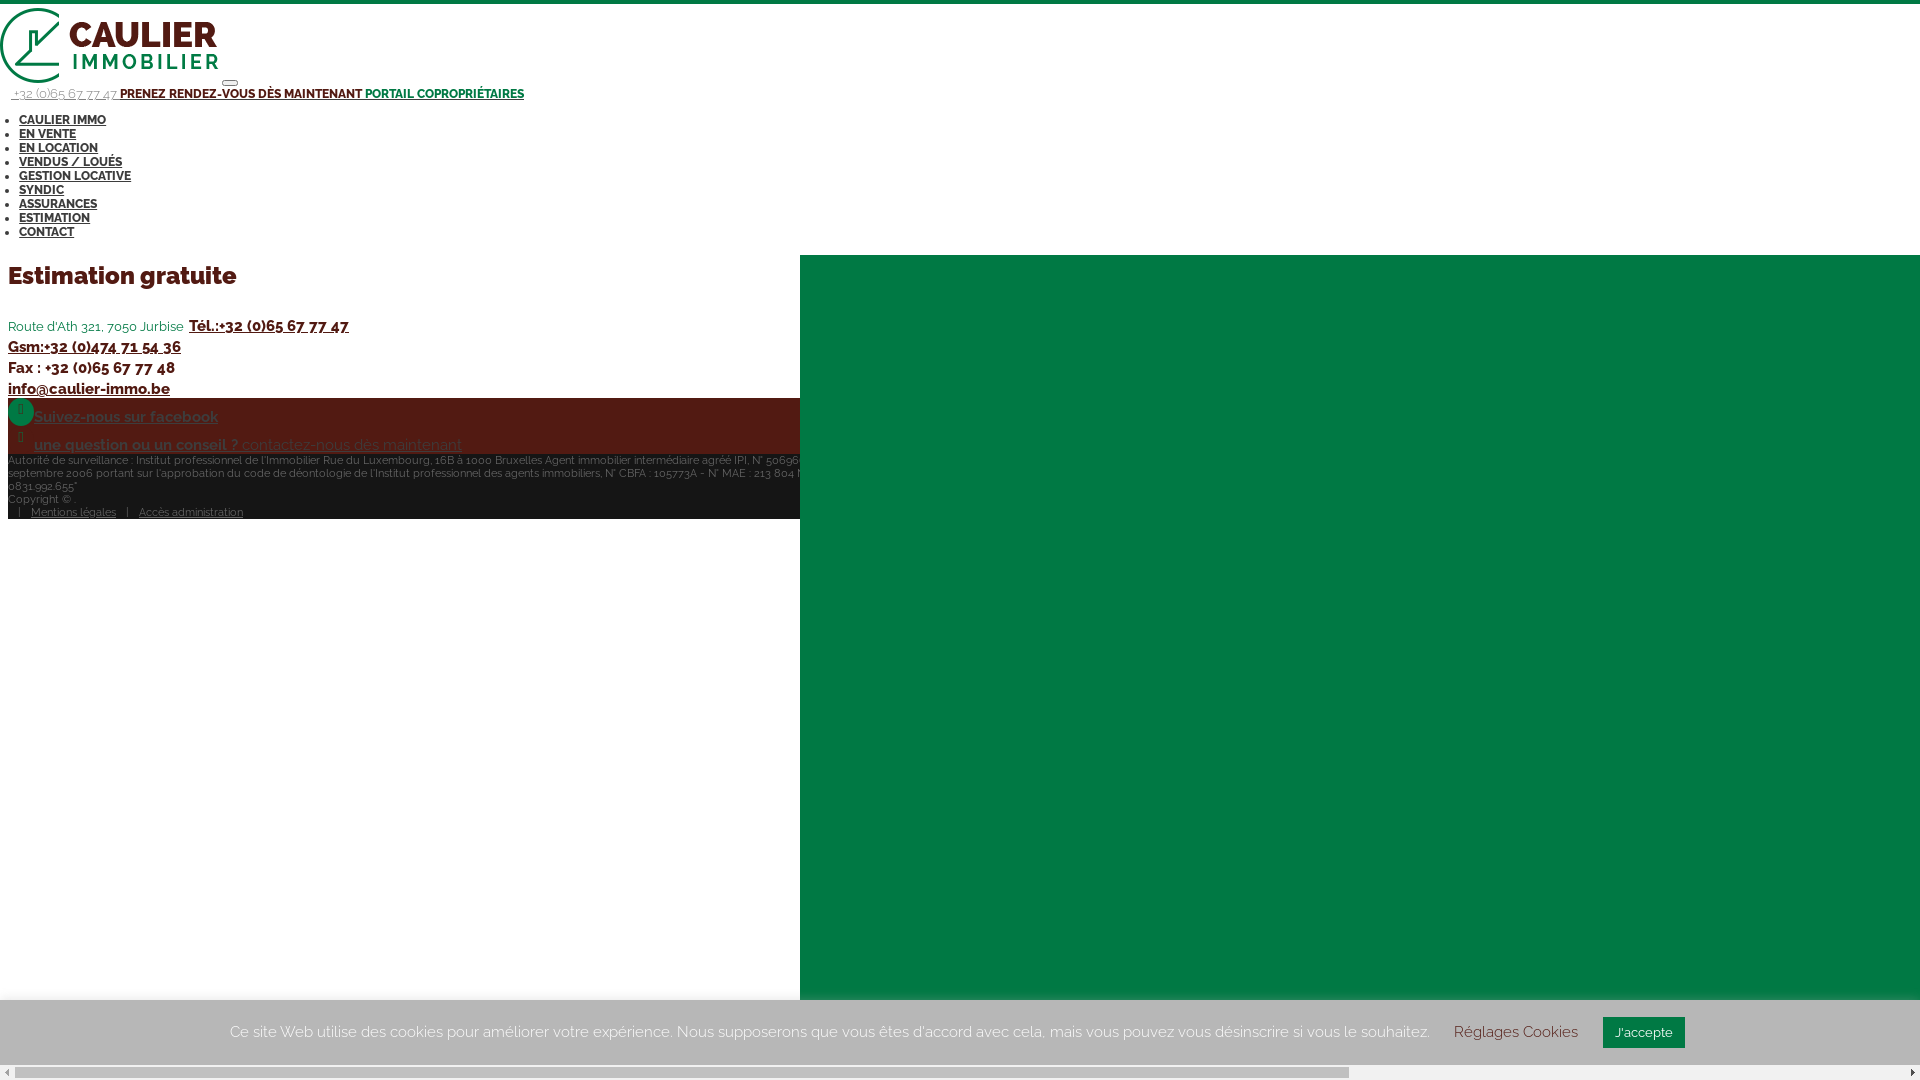  I want to click on 'J'accepte', so click(1643, 1032).